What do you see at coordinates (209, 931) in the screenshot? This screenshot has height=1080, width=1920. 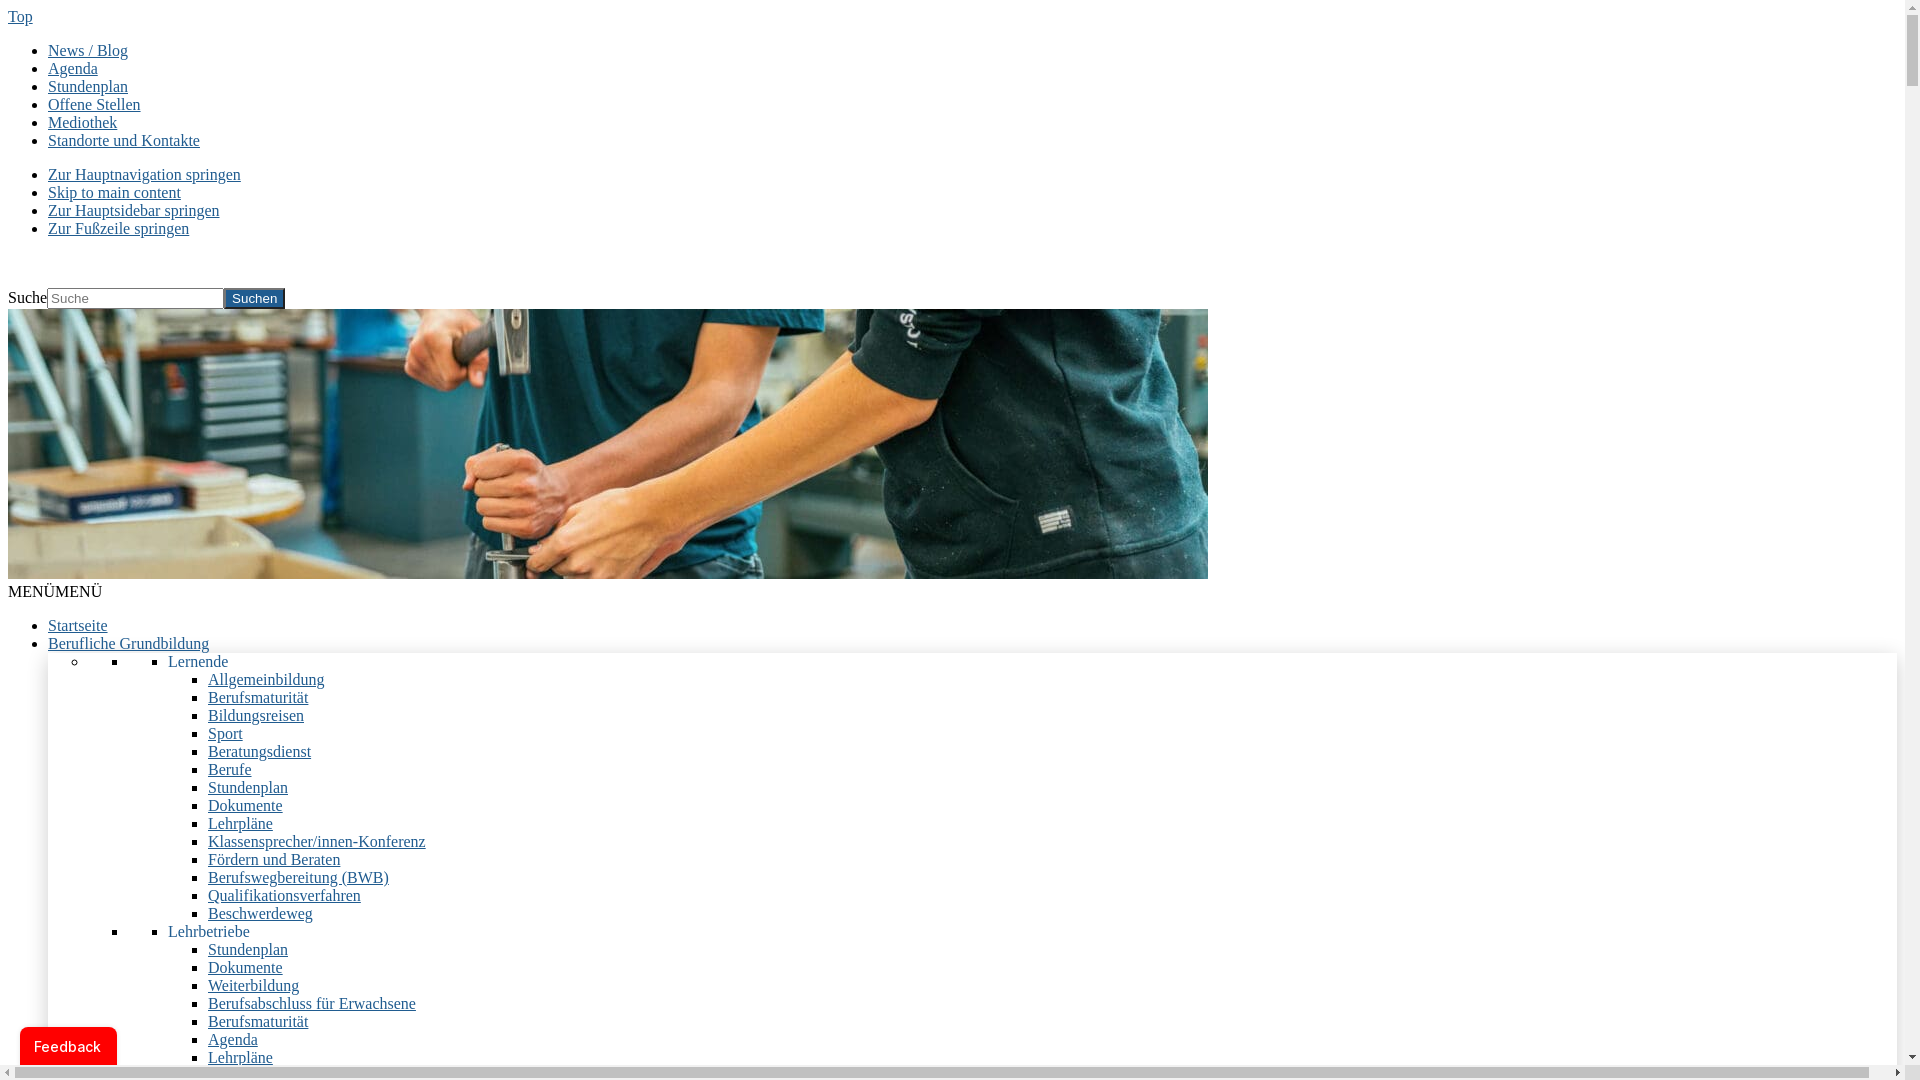 I see `'Lehrbetriebe'` at bounding box center [209, 931].